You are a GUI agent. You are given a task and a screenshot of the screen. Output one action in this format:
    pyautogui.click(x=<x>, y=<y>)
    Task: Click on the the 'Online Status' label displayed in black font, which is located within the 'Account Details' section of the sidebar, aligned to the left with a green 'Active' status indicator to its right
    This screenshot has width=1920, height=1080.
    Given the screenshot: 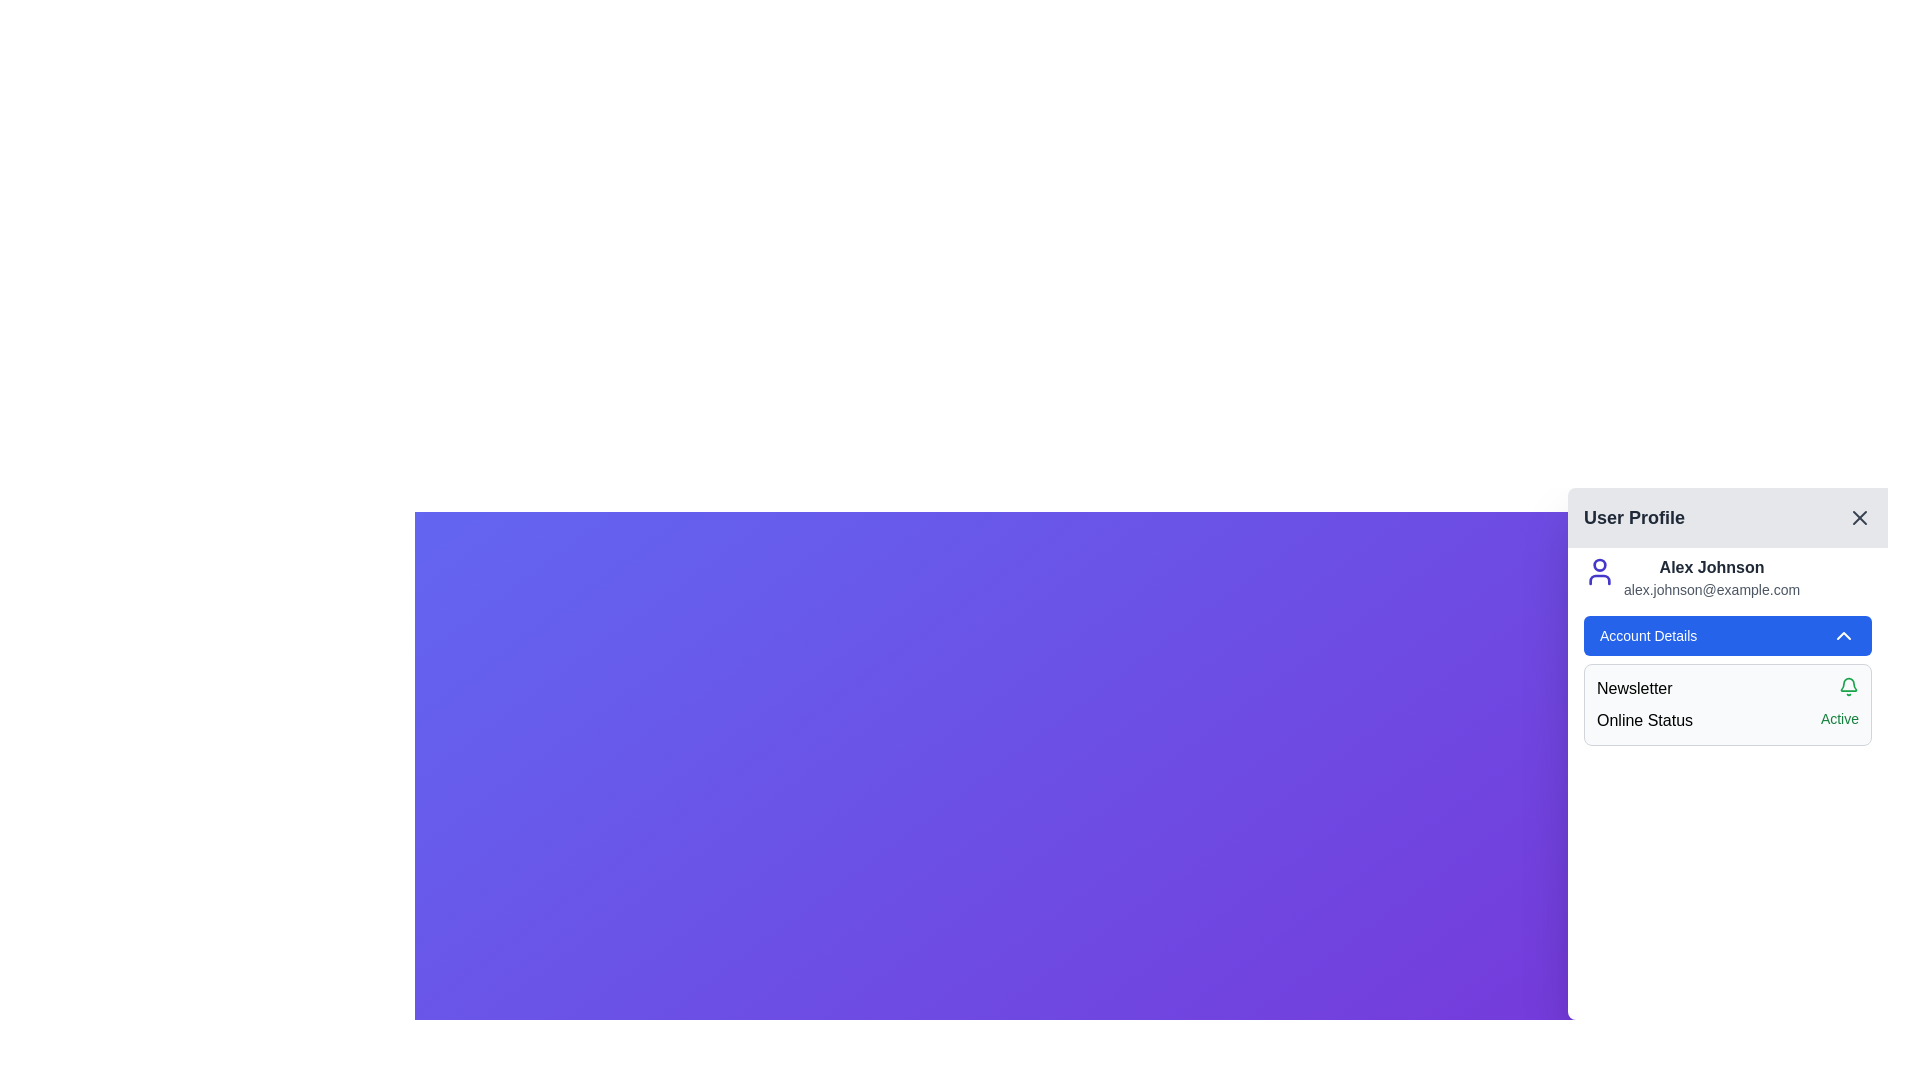 What is the action you would take?
    pyautogui.click(x=1645, y=721)
    